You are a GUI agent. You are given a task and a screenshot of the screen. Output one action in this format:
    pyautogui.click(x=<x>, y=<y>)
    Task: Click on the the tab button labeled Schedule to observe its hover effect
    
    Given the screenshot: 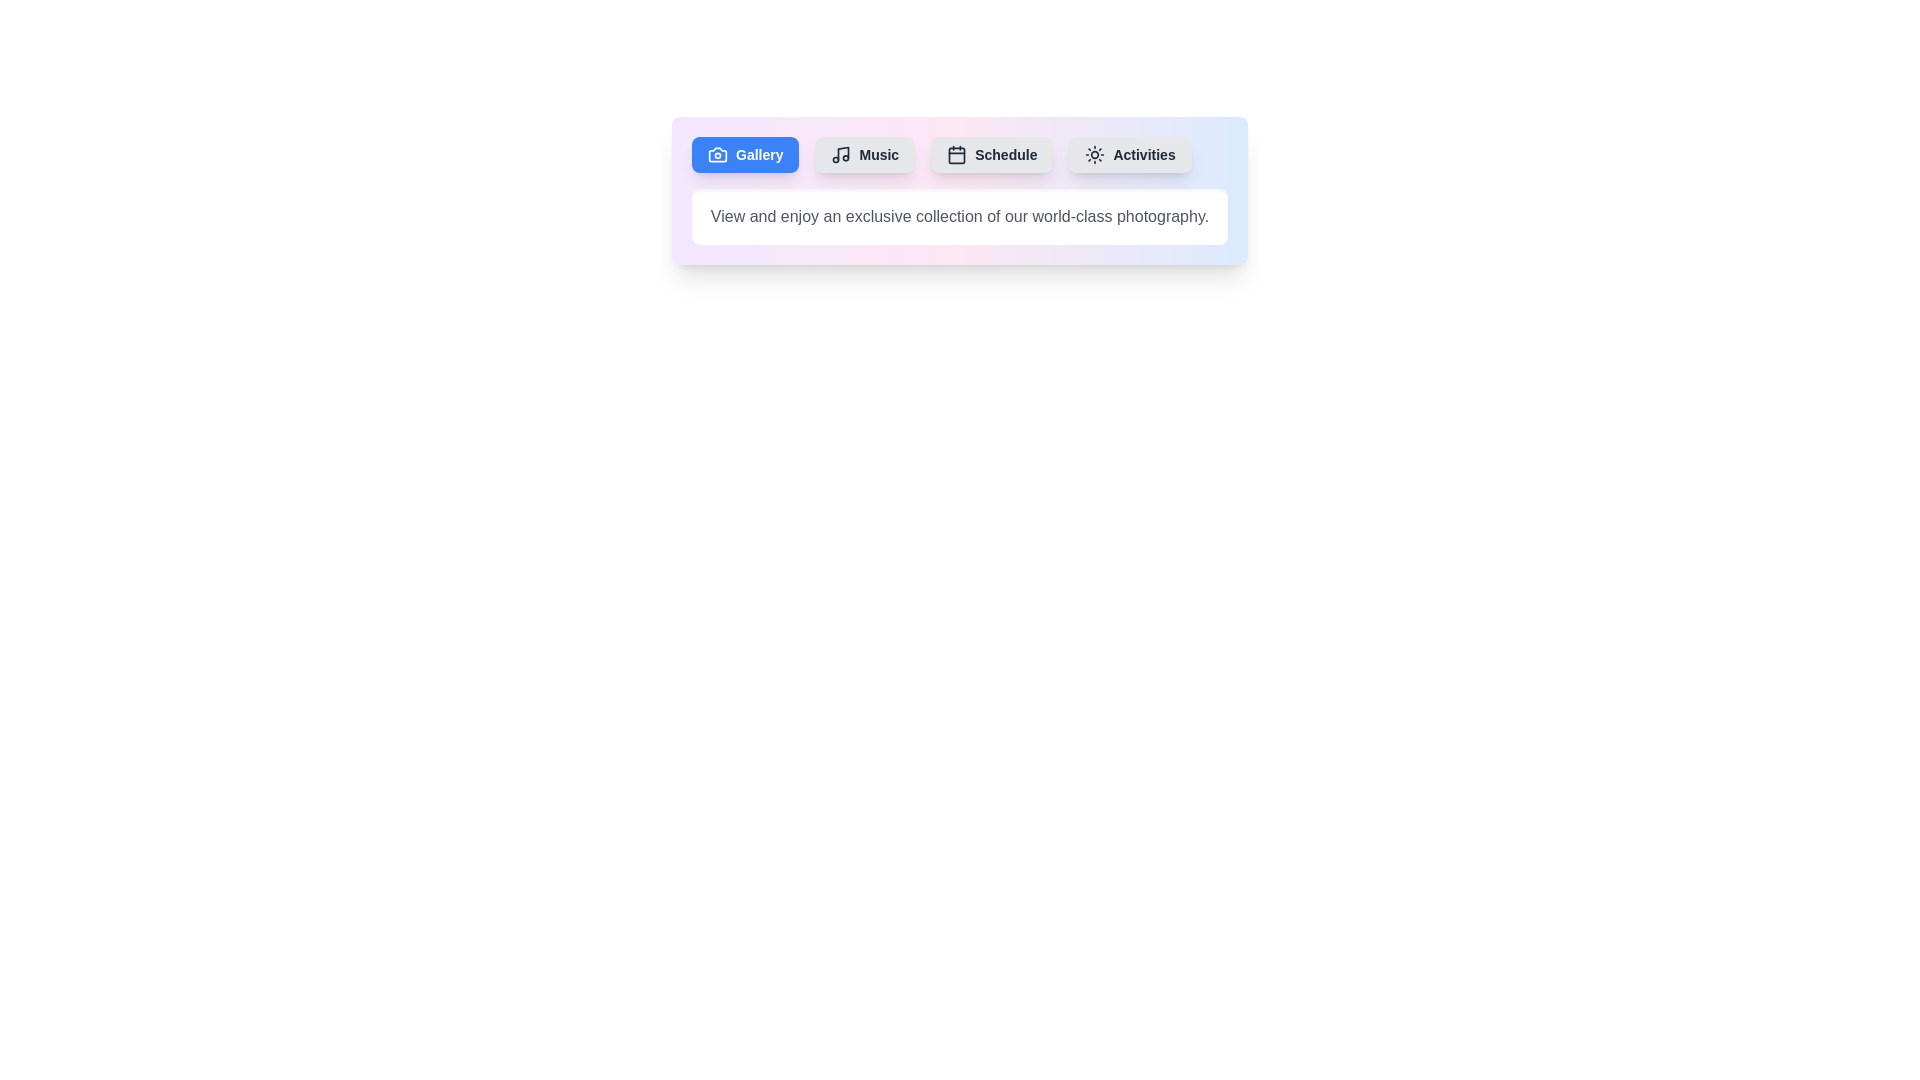 What is the action you would take?
    pyautogui.click(x=992, y=153)
    